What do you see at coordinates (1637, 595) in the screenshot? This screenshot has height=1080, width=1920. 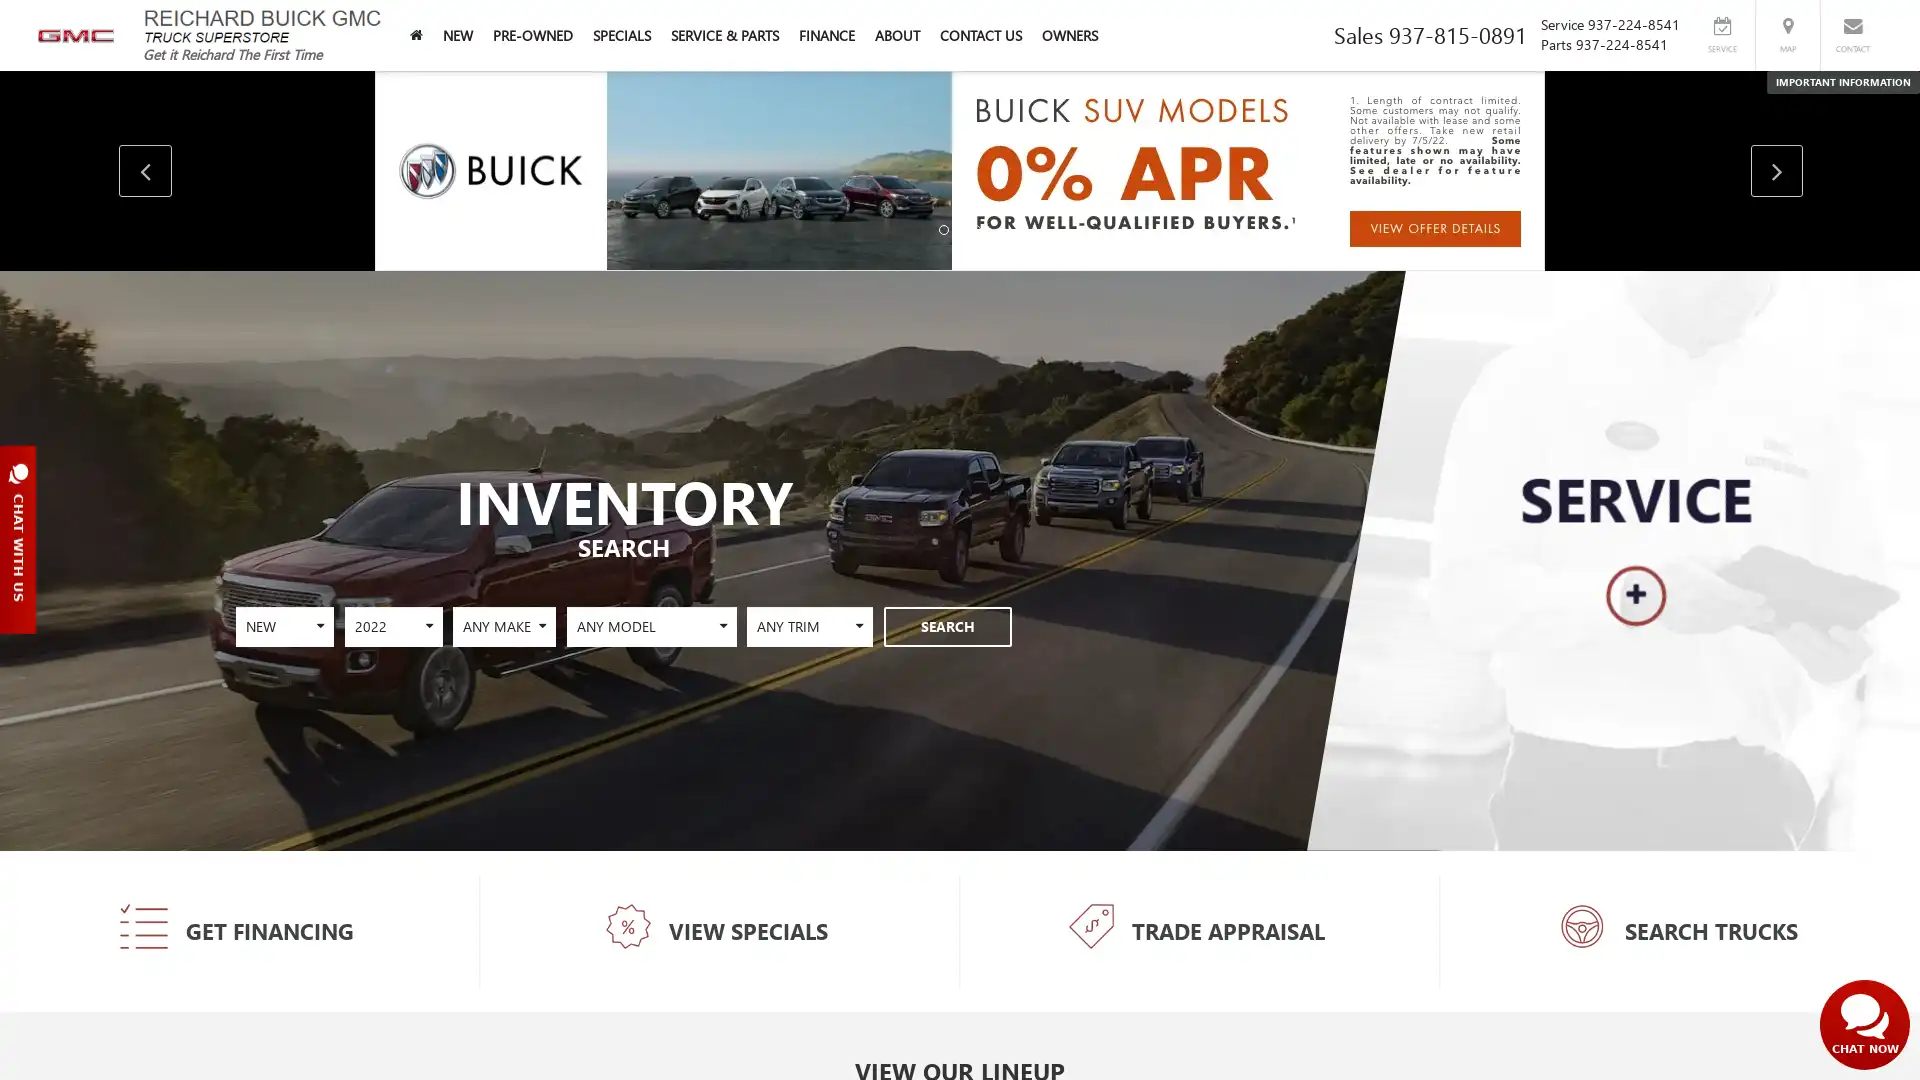 I see `More` at bounding box center [1637, 595].